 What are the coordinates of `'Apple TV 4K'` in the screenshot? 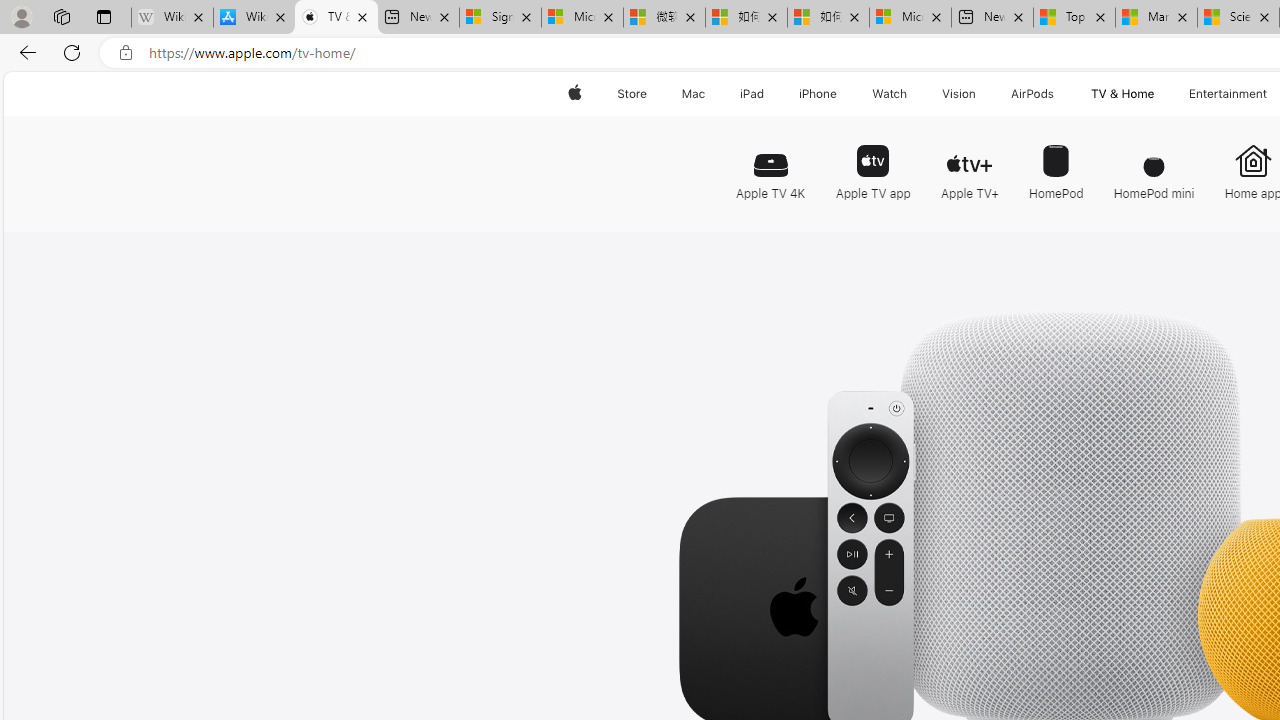 It's located at (769, 163).